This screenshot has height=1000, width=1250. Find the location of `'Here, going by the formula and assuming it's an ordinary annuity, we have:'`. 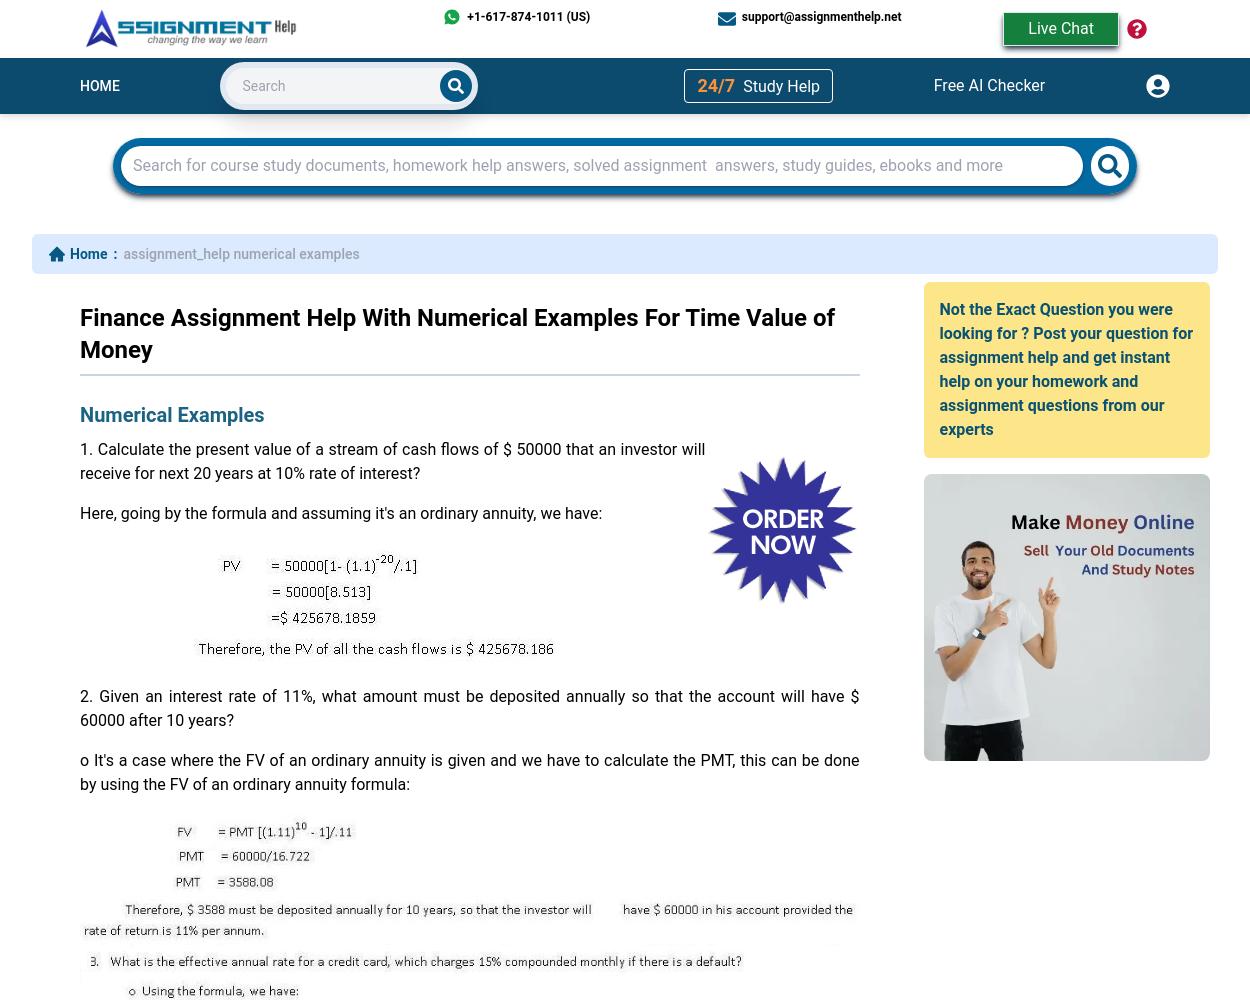

'Here, going by the formula and assuming it's an ordinary annuity, we have:' is located at coordinates (340, 513).